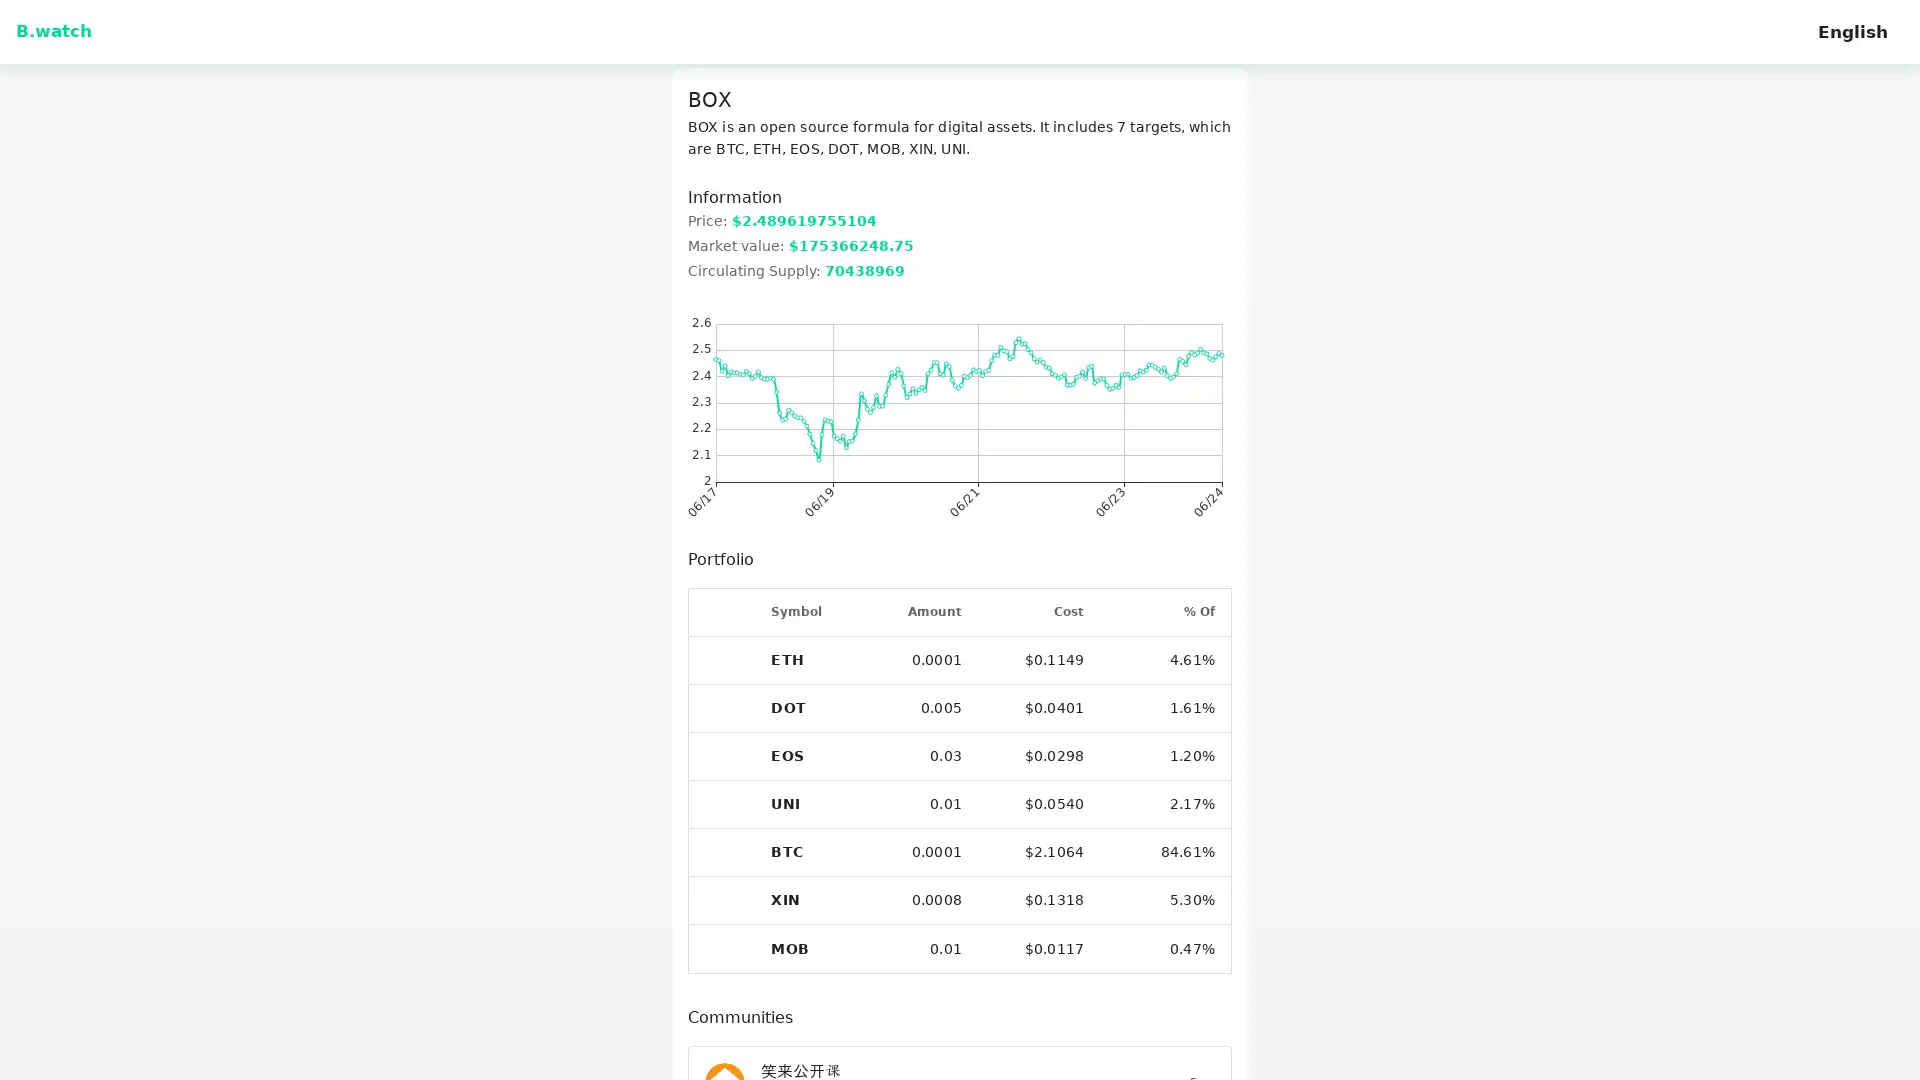  Describe the element at coordinates (1851, 31) in the screenshot. I see `English` at that location.